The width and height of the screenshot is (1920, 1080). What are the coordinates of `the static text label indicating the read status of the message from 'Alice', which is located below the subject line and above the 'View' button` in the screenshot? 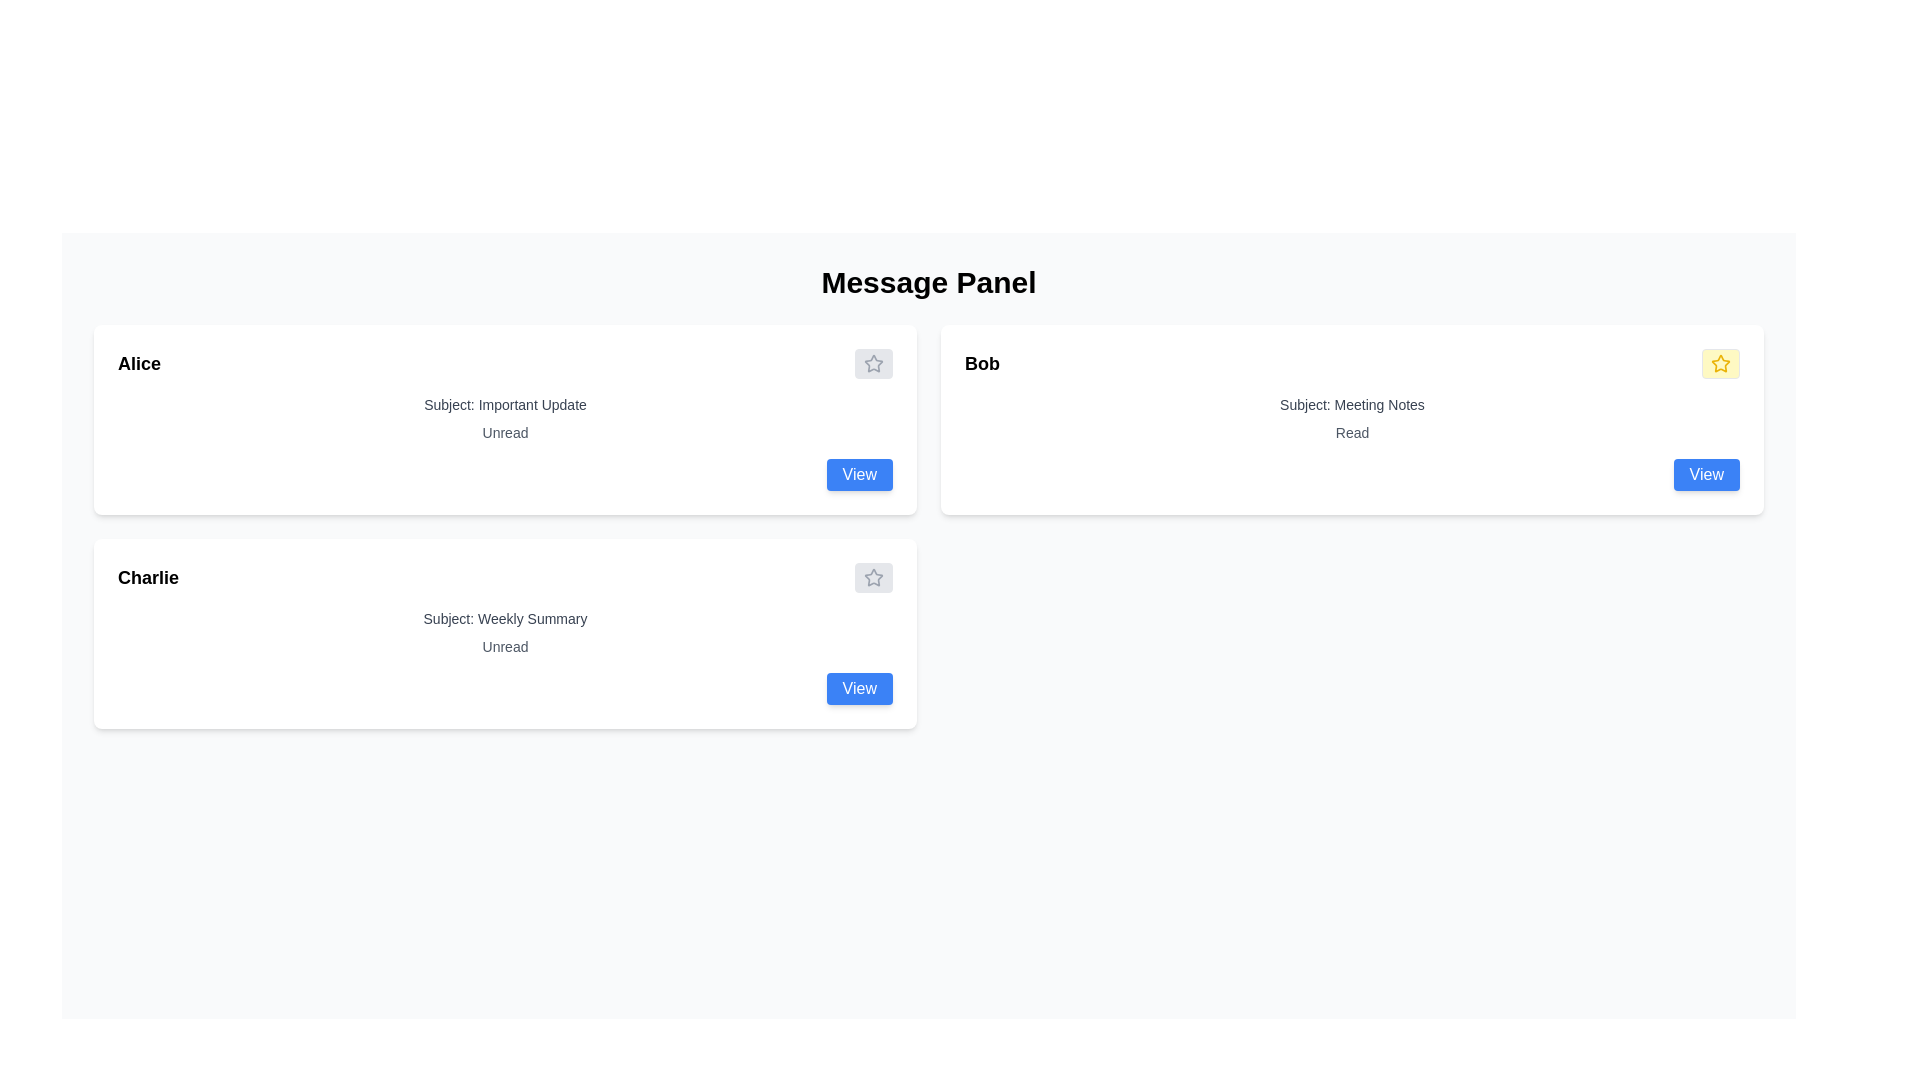 It's located at (505, 431).